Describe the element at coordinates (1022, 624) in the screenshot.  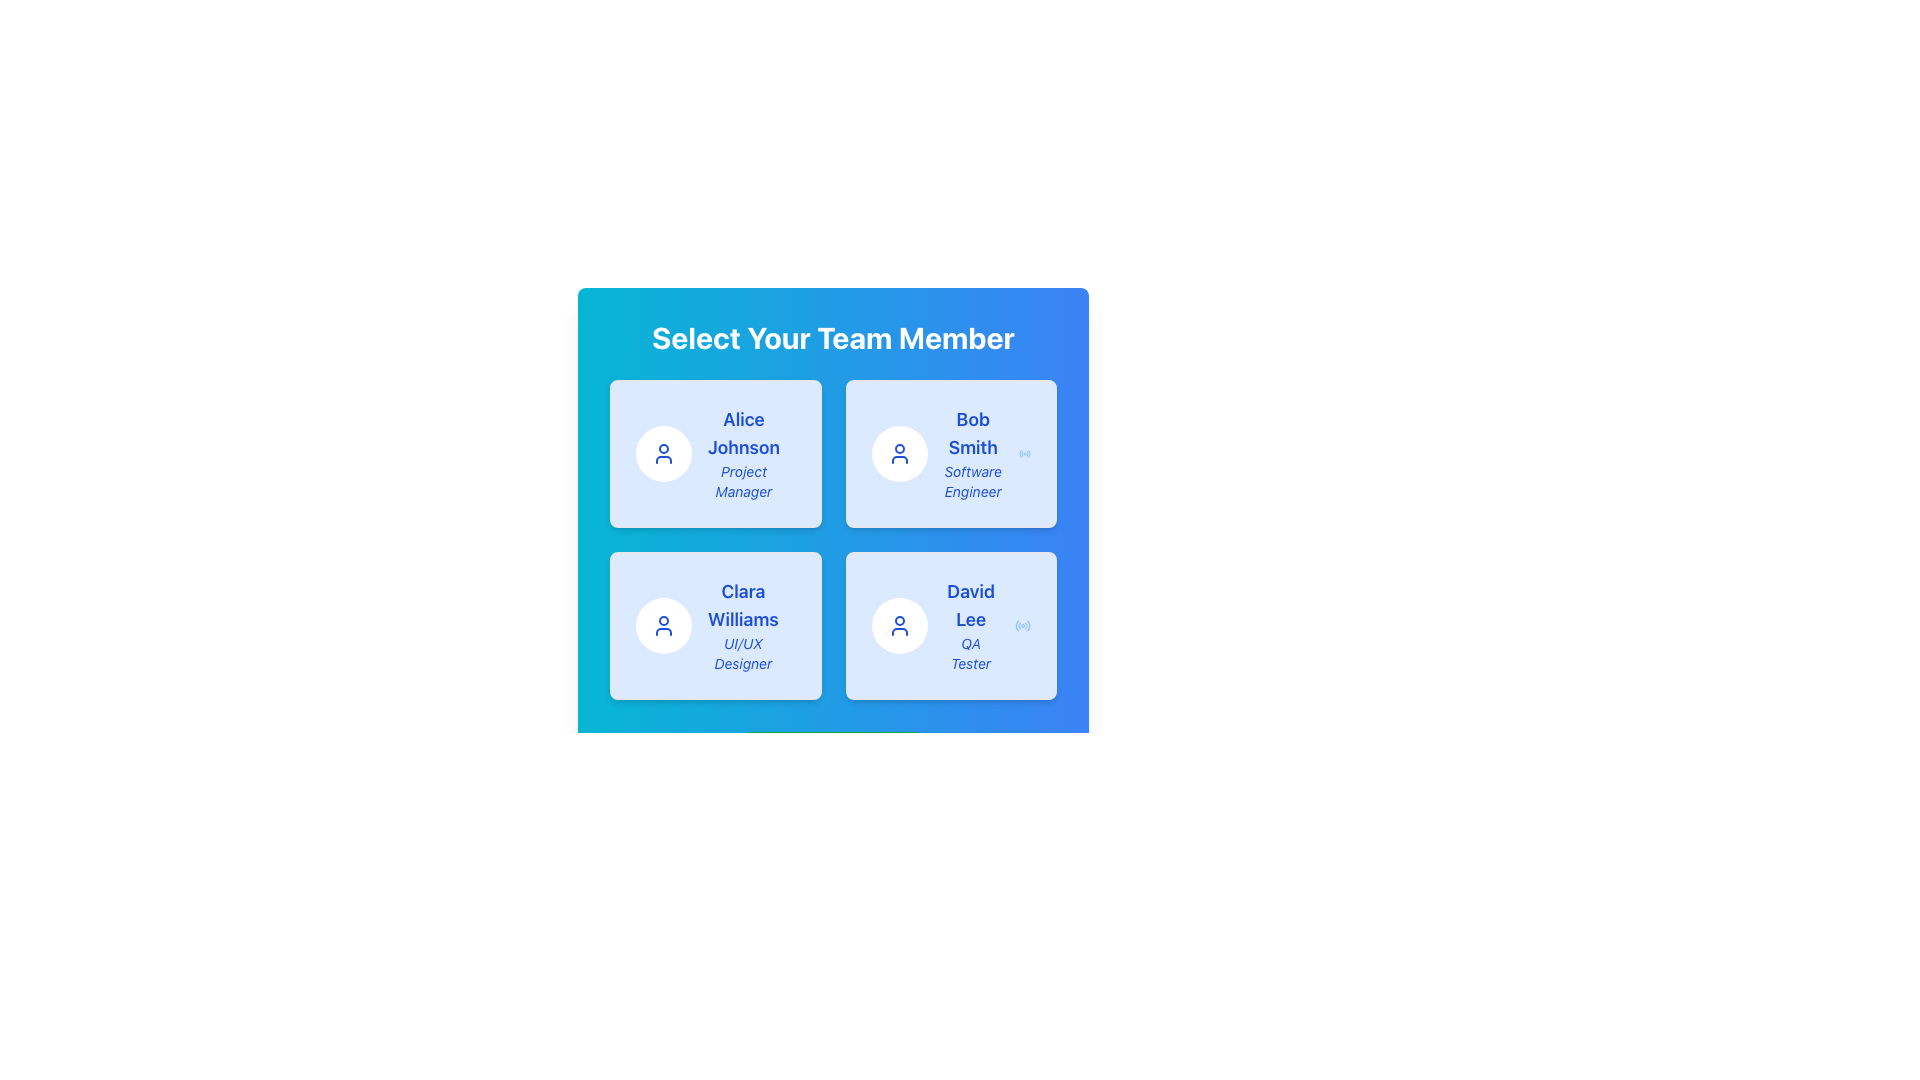
I see `the radio-style interactive element located at the bottom-right corner of the 'David Lee - QA Tester' selection card` at that location.